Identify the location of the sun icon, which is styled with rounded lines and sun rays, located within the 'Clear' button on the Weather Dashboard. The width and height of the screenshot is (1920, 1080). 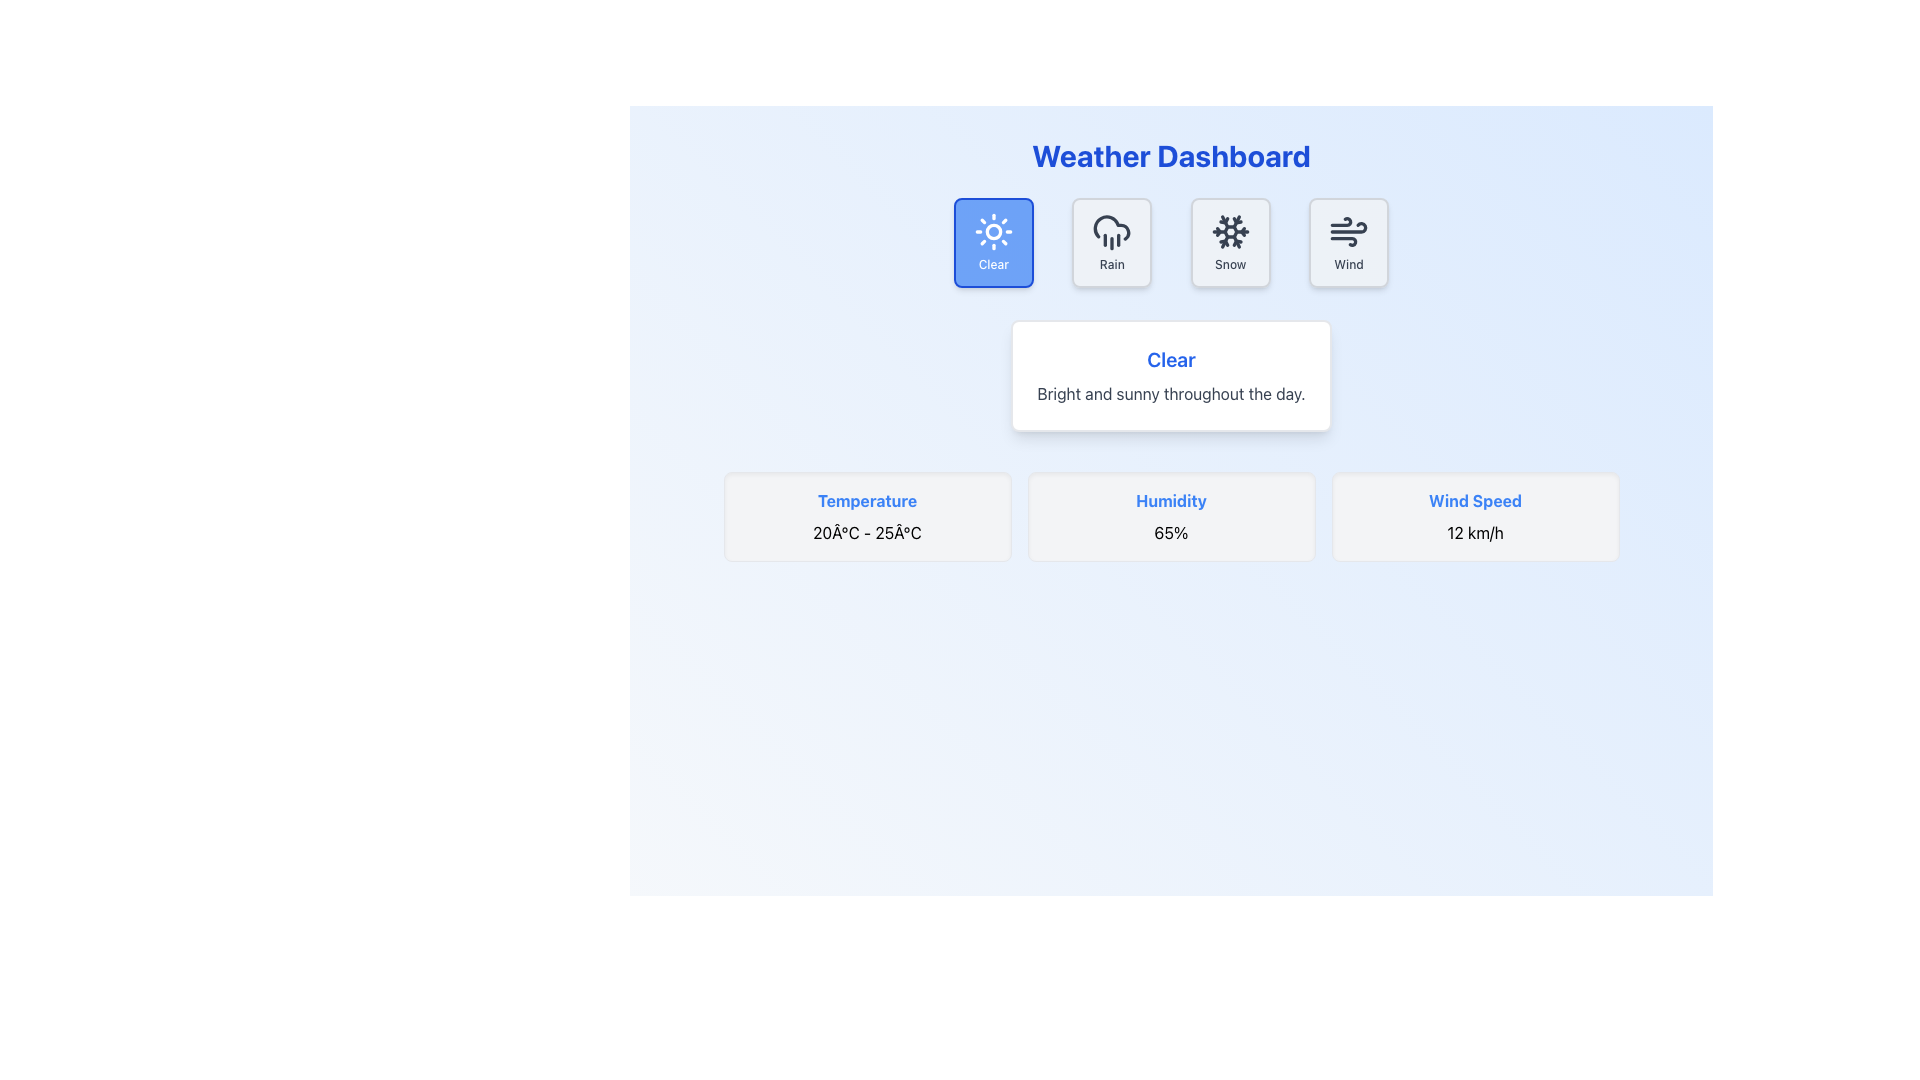
(993, 230).